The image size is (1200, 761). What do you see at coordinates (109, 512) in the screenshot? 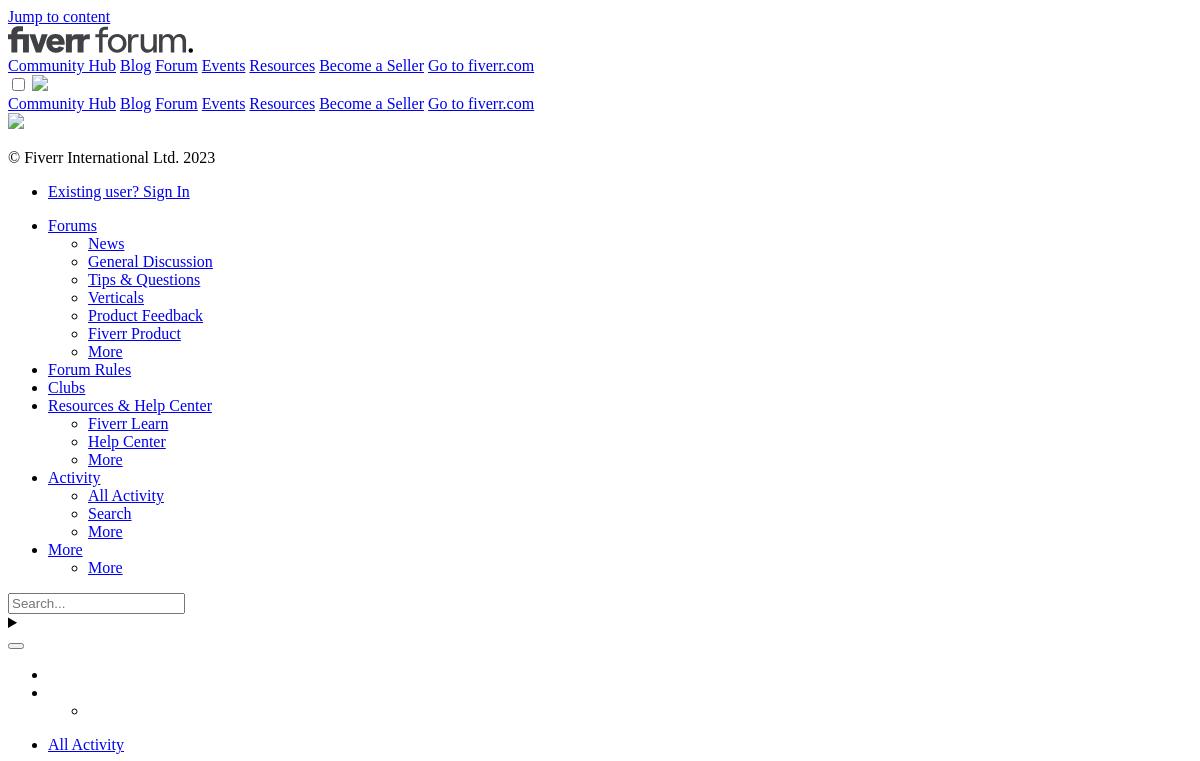
I see `'Search'` at bounding box center [109, 512].